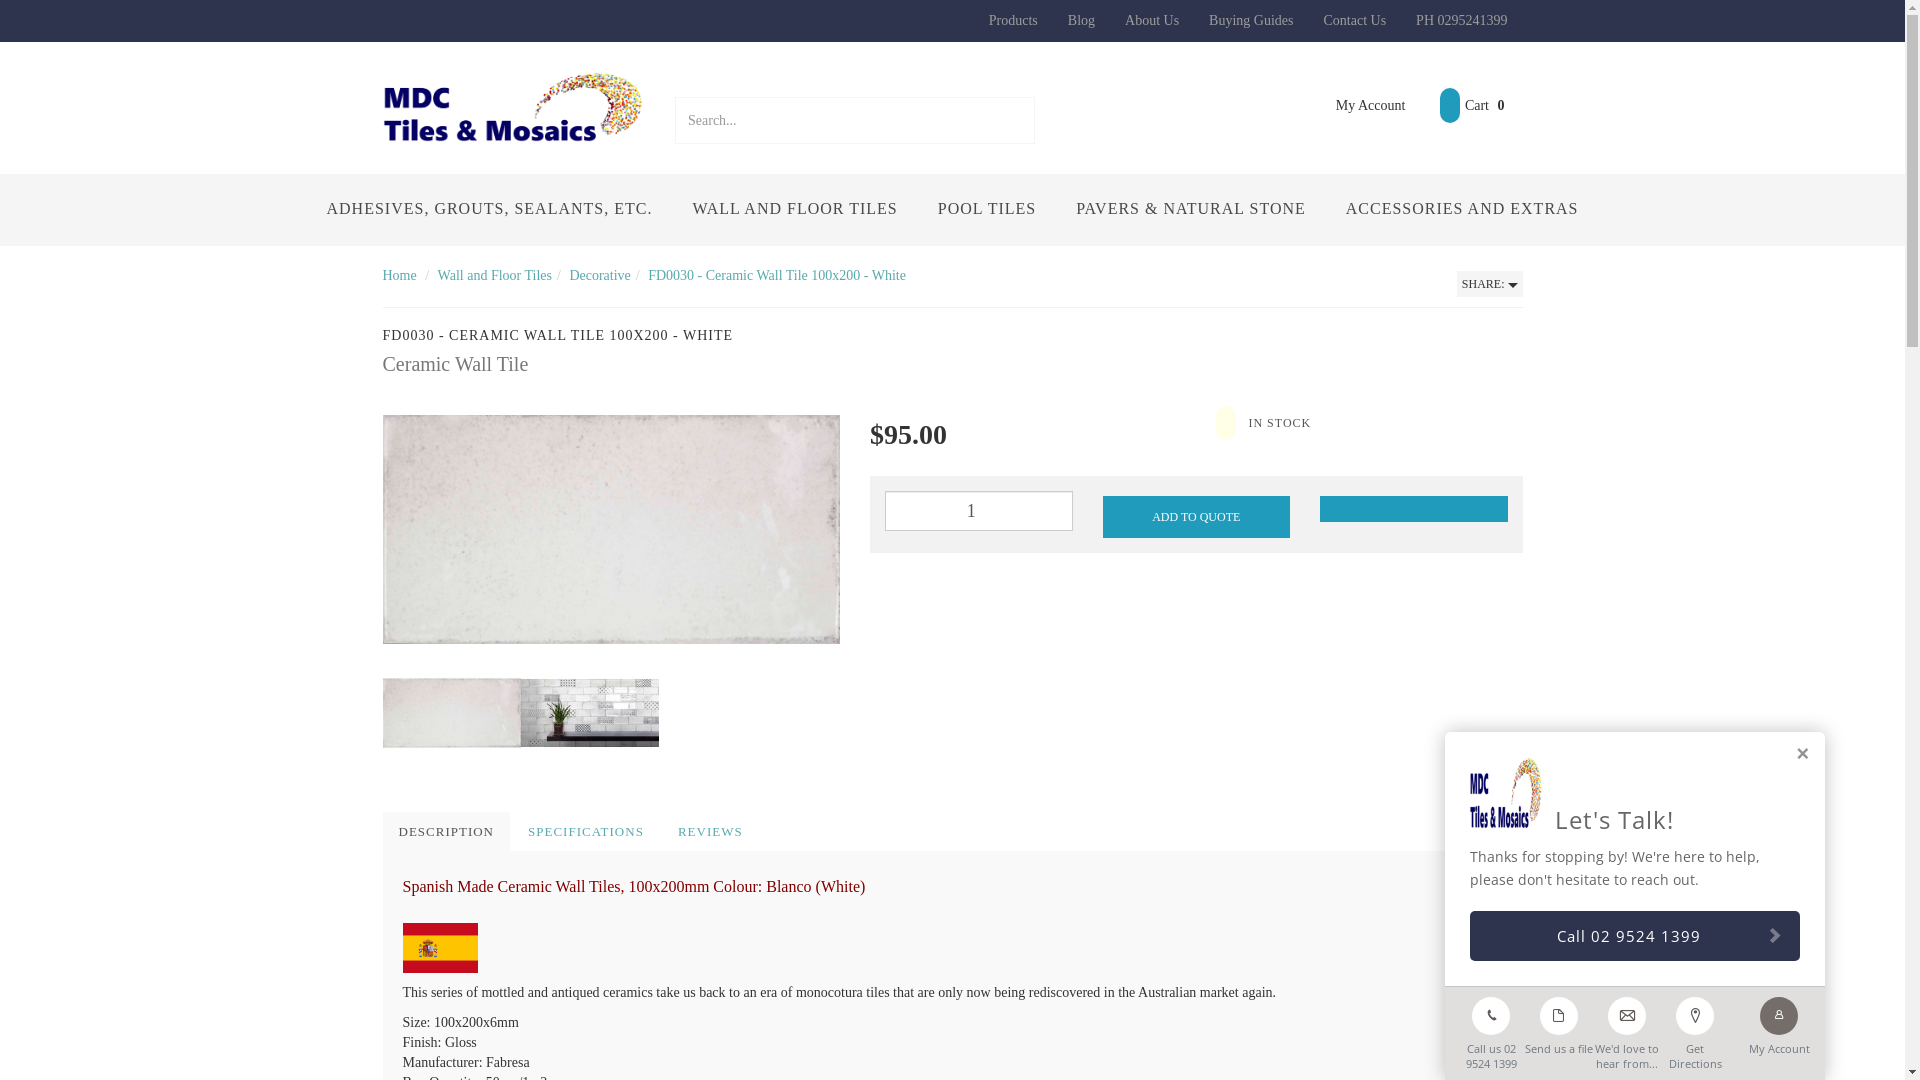 The image size is (1920, 1080). I want to click on 'Home', so click(382, 275).